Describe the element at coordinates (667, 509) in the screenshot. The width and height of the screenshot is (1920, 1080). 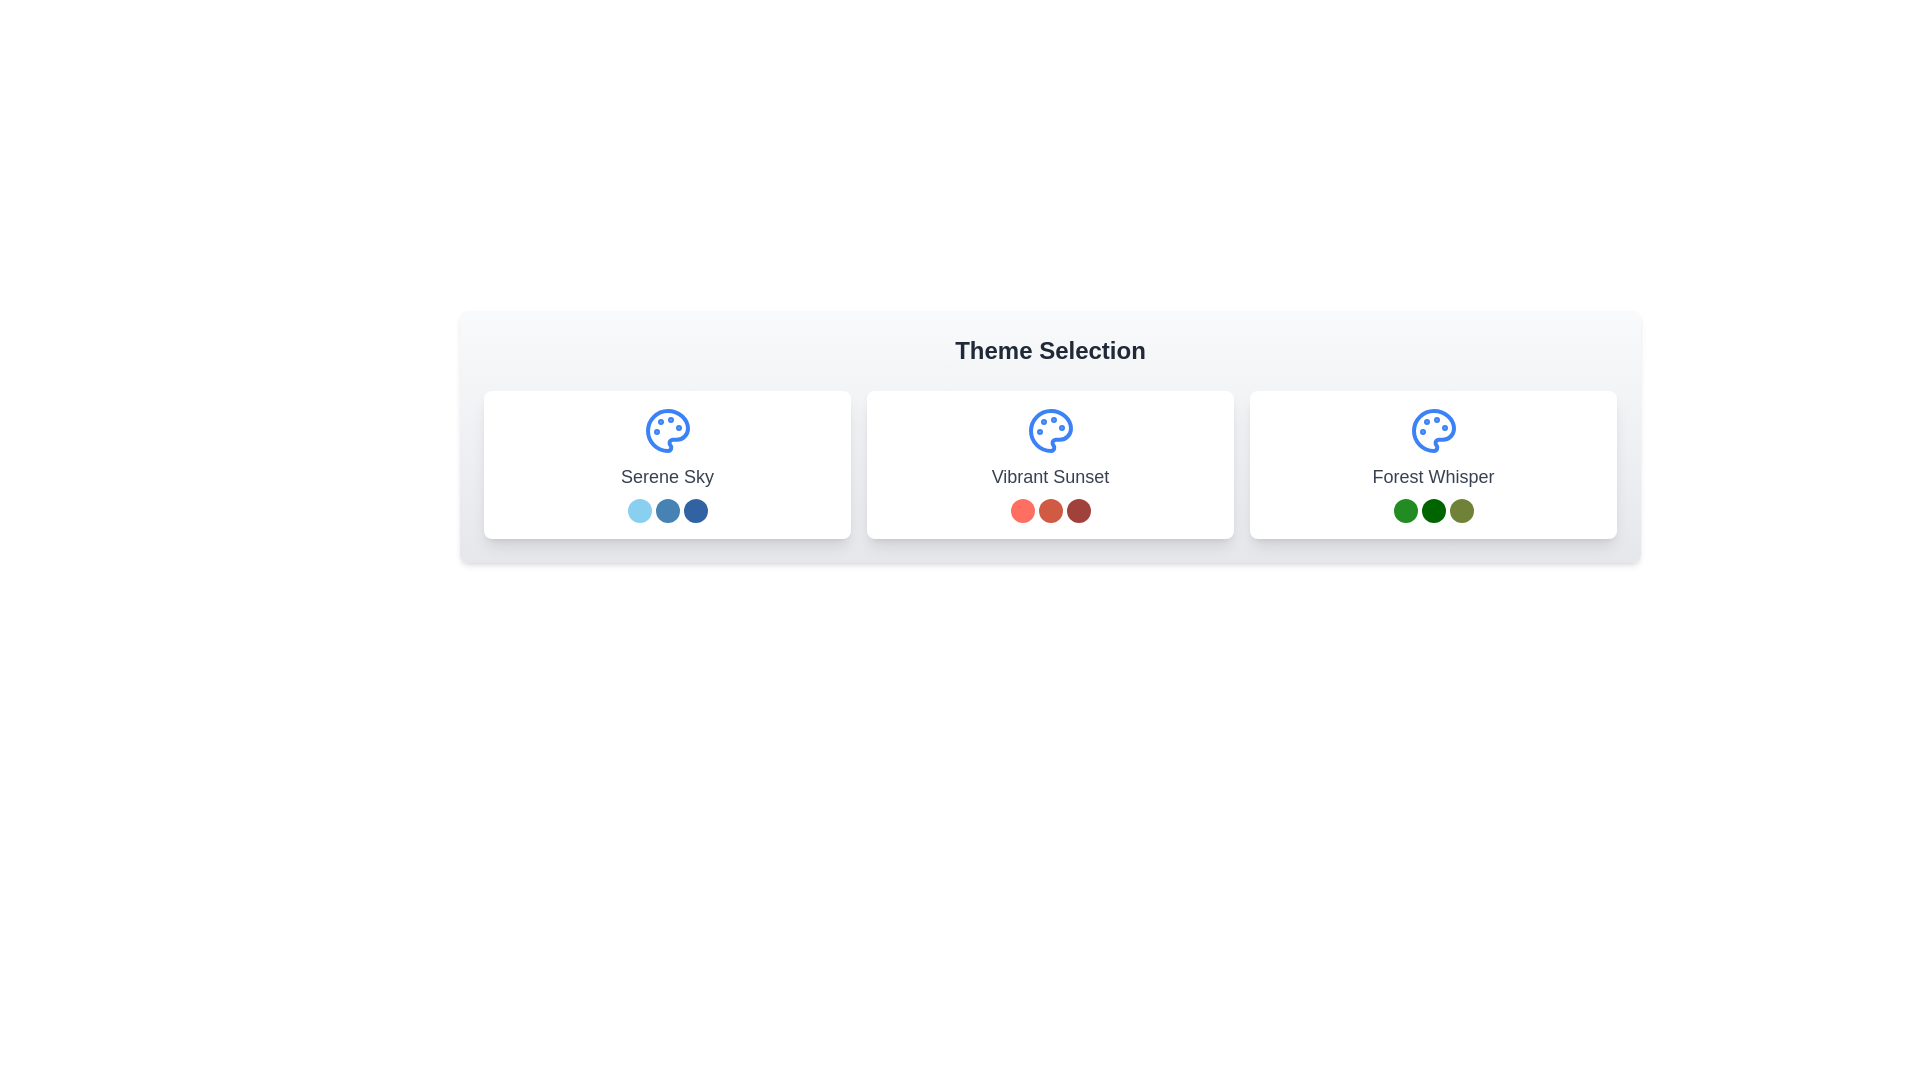
I see `the second color indicator button for the 'Serene Sky' theme, which is a decorative element located between the light blue and navy blue circles` at that location.